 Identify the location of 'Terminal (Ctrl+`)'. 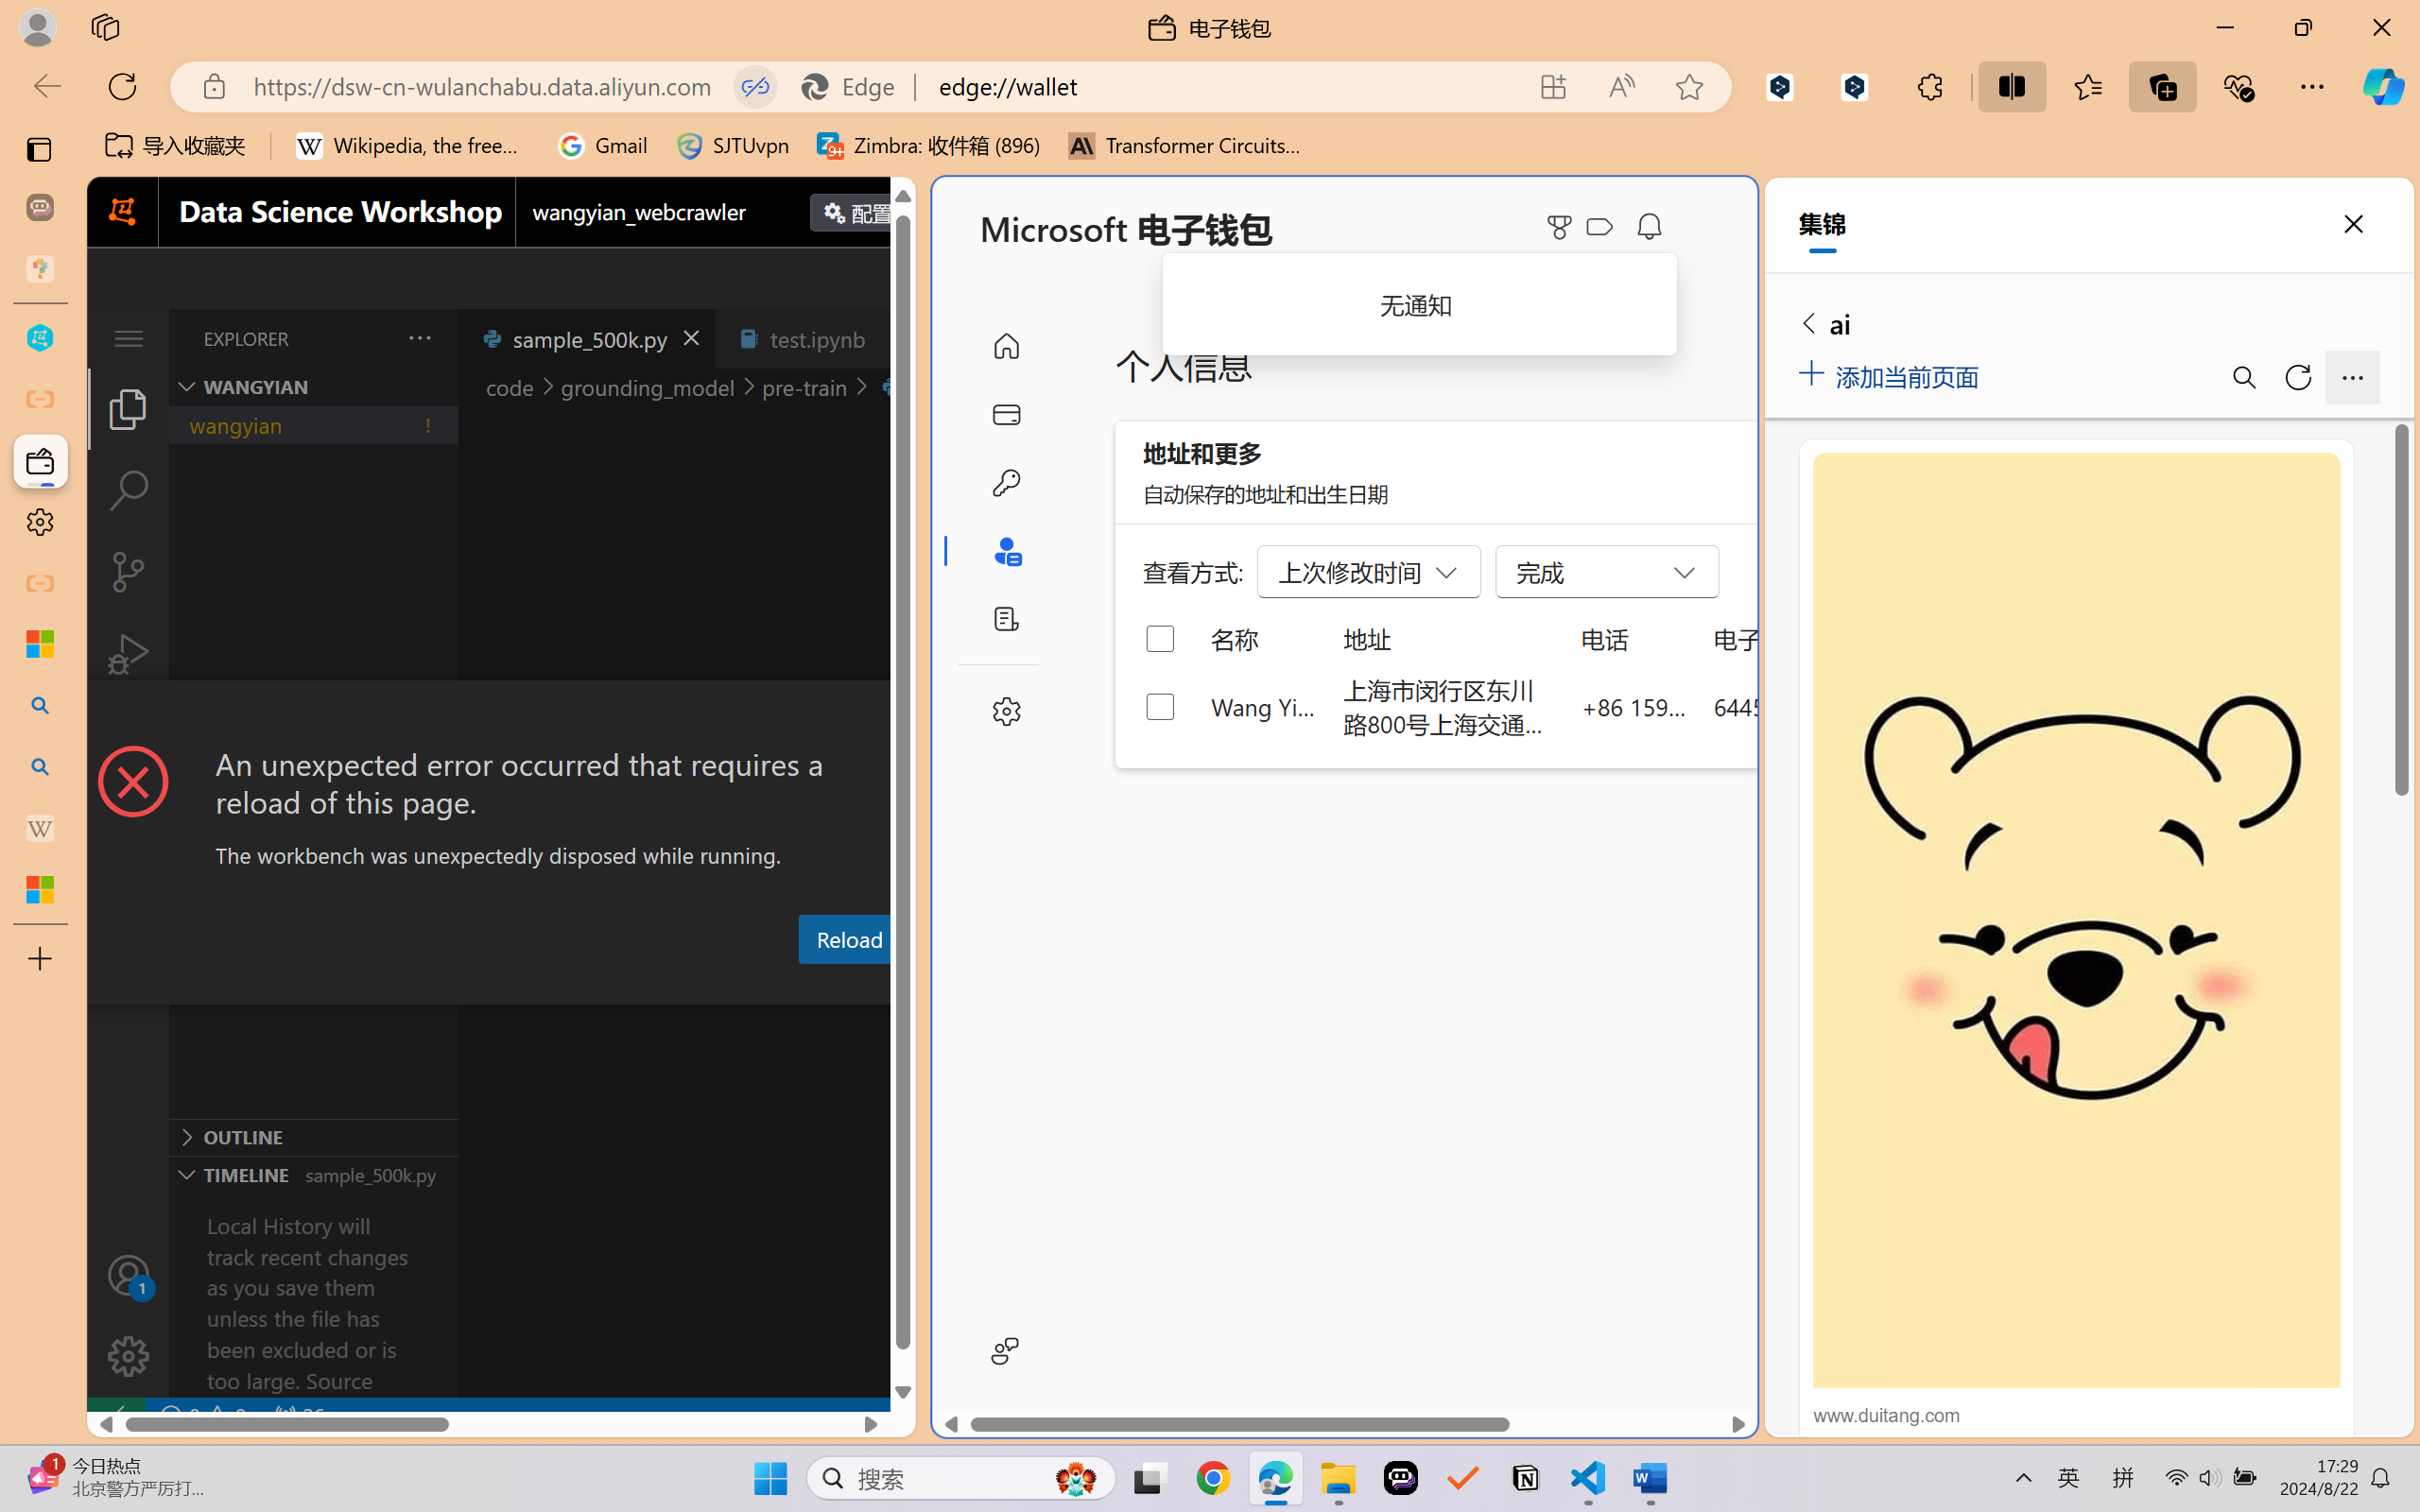
(964, 986).